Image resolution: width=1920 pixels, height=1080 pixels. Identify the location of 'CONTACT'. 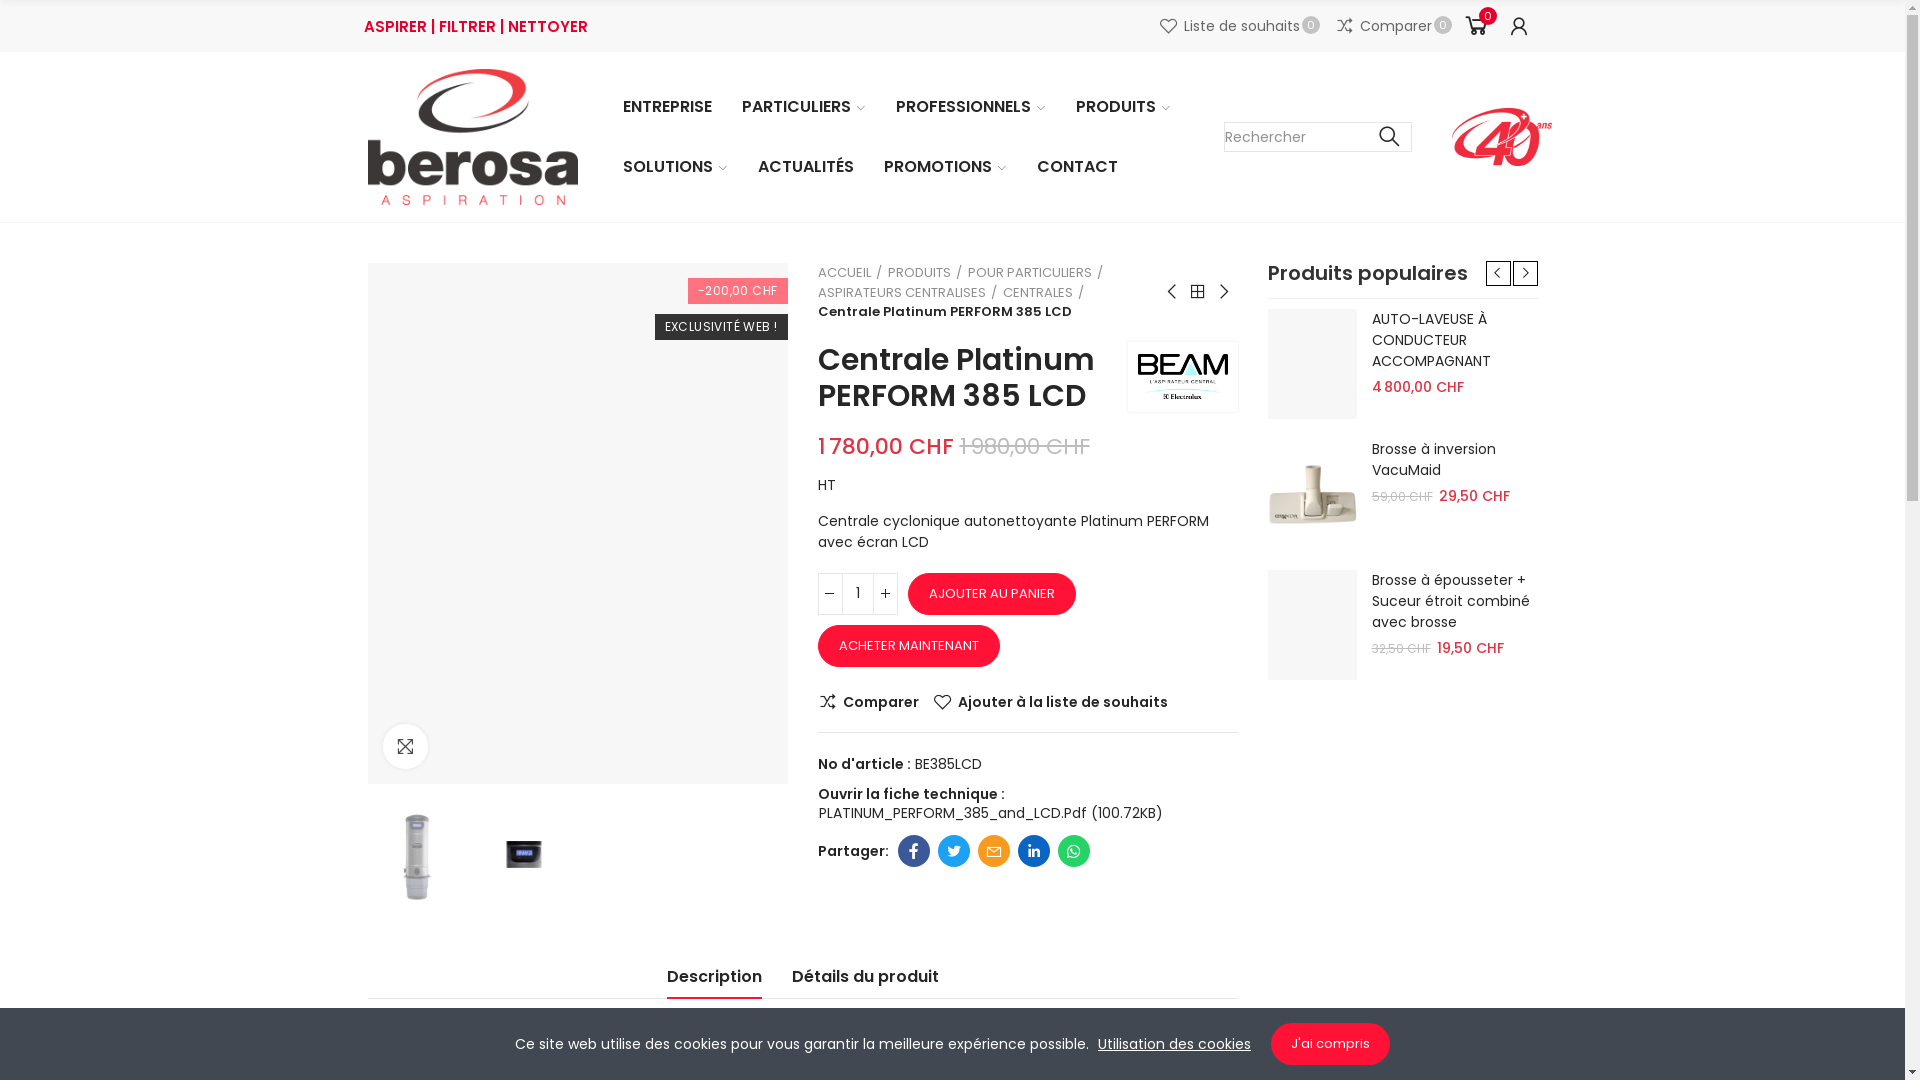
(1076, 165).